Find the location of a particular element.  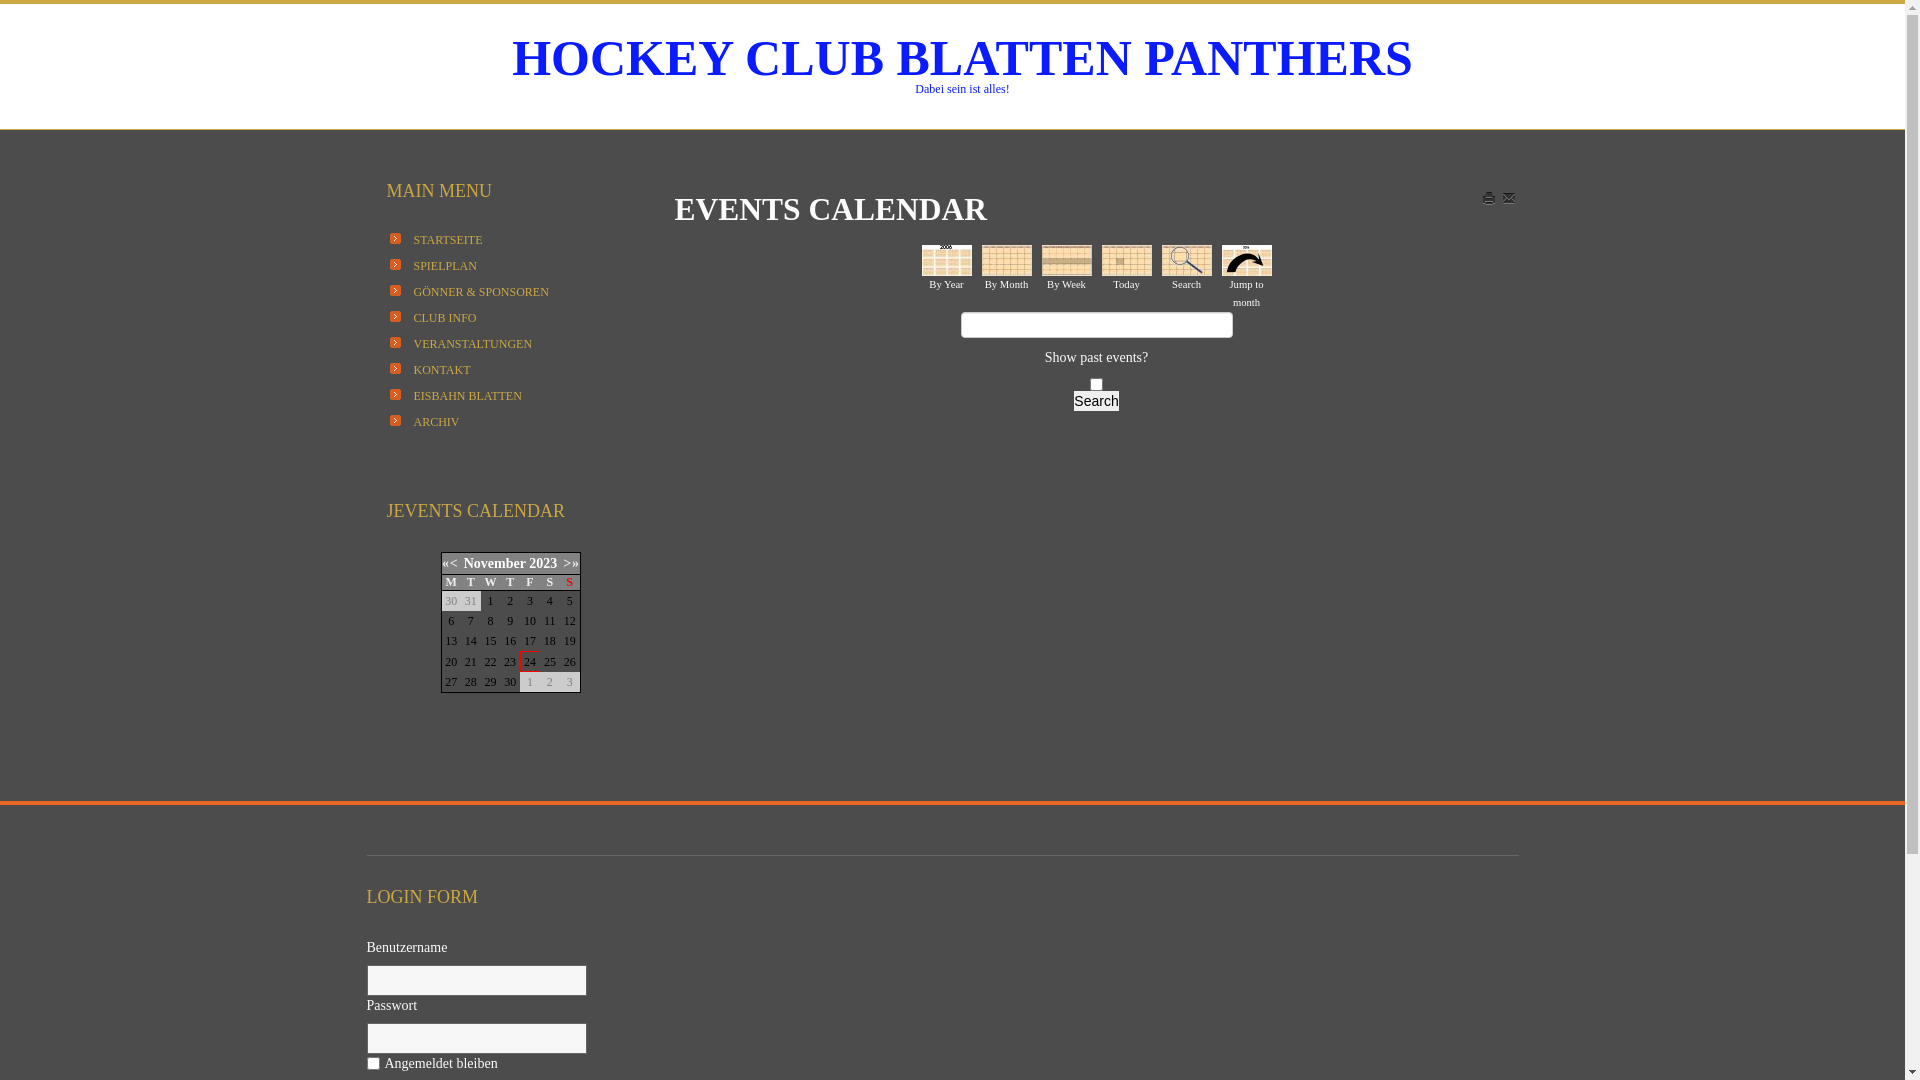

'Search' is located at coordinates (1094, 401).